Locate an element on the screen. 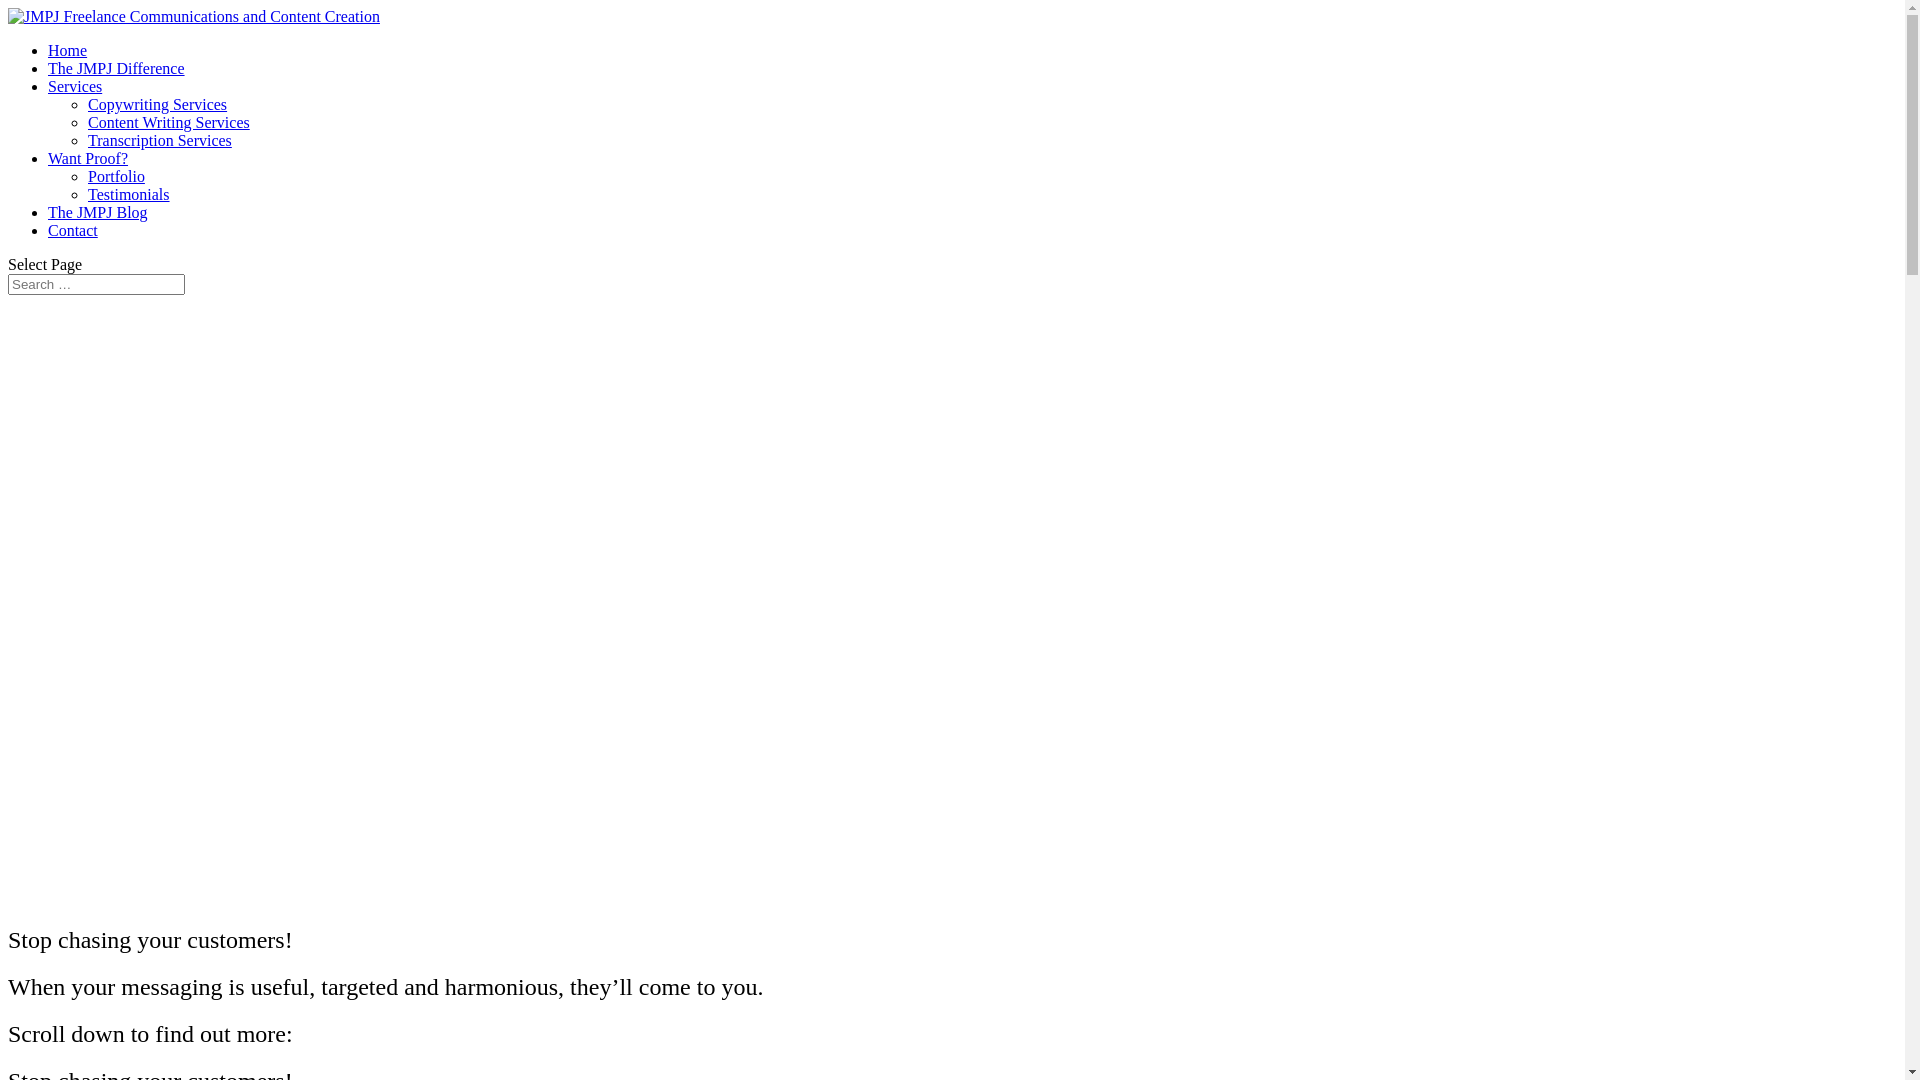 The width and height of the screenshot is (1920, 1080). 'Services' is located at coordinates (75, 85).